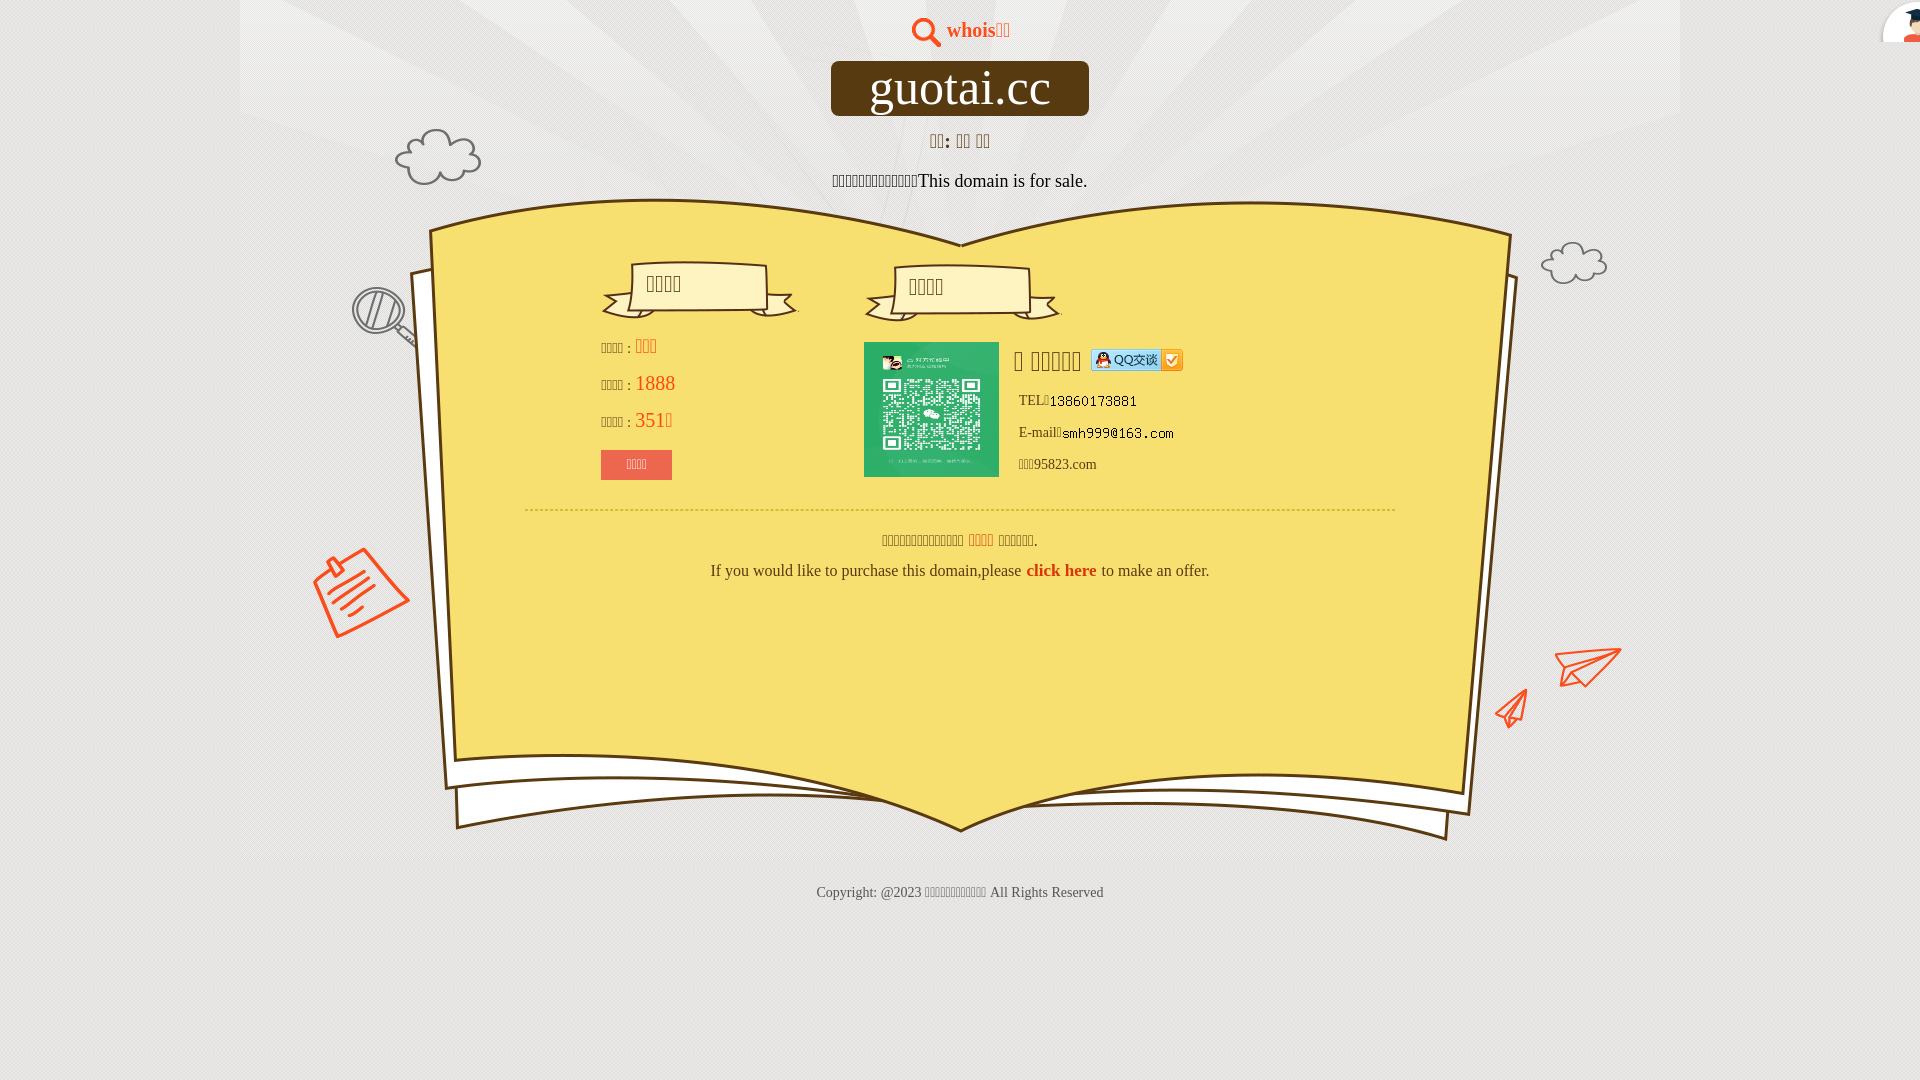 The width and height of the screenshot is (1920, 1080). What do you see at coordinates (1059, 570) in the screenshot?
I see `'click here'` at bounding box center [1059, 570].